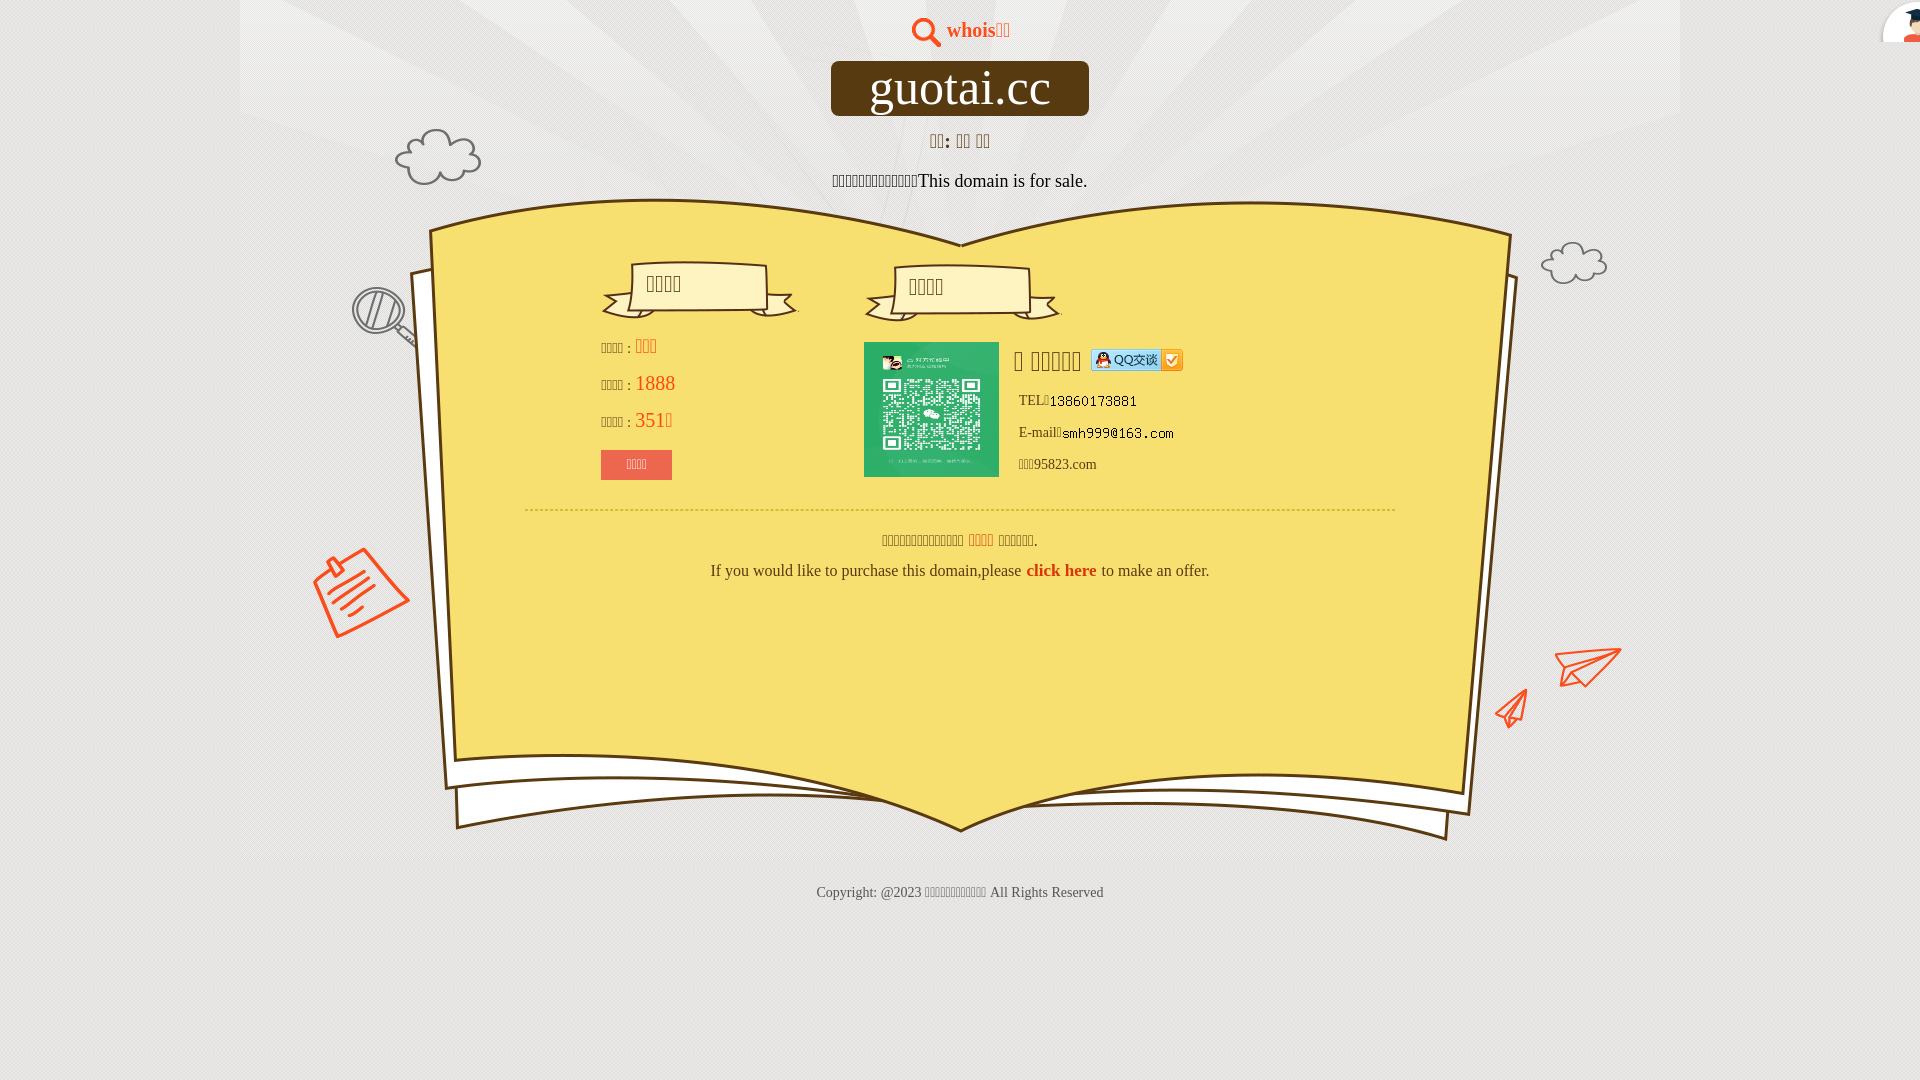 The width and height of the screenshot is (1920, 1080). What do you see at coordinates (1059, 570) in the screenshot?
I see `'click here'` at bounding box center [1059, 570].